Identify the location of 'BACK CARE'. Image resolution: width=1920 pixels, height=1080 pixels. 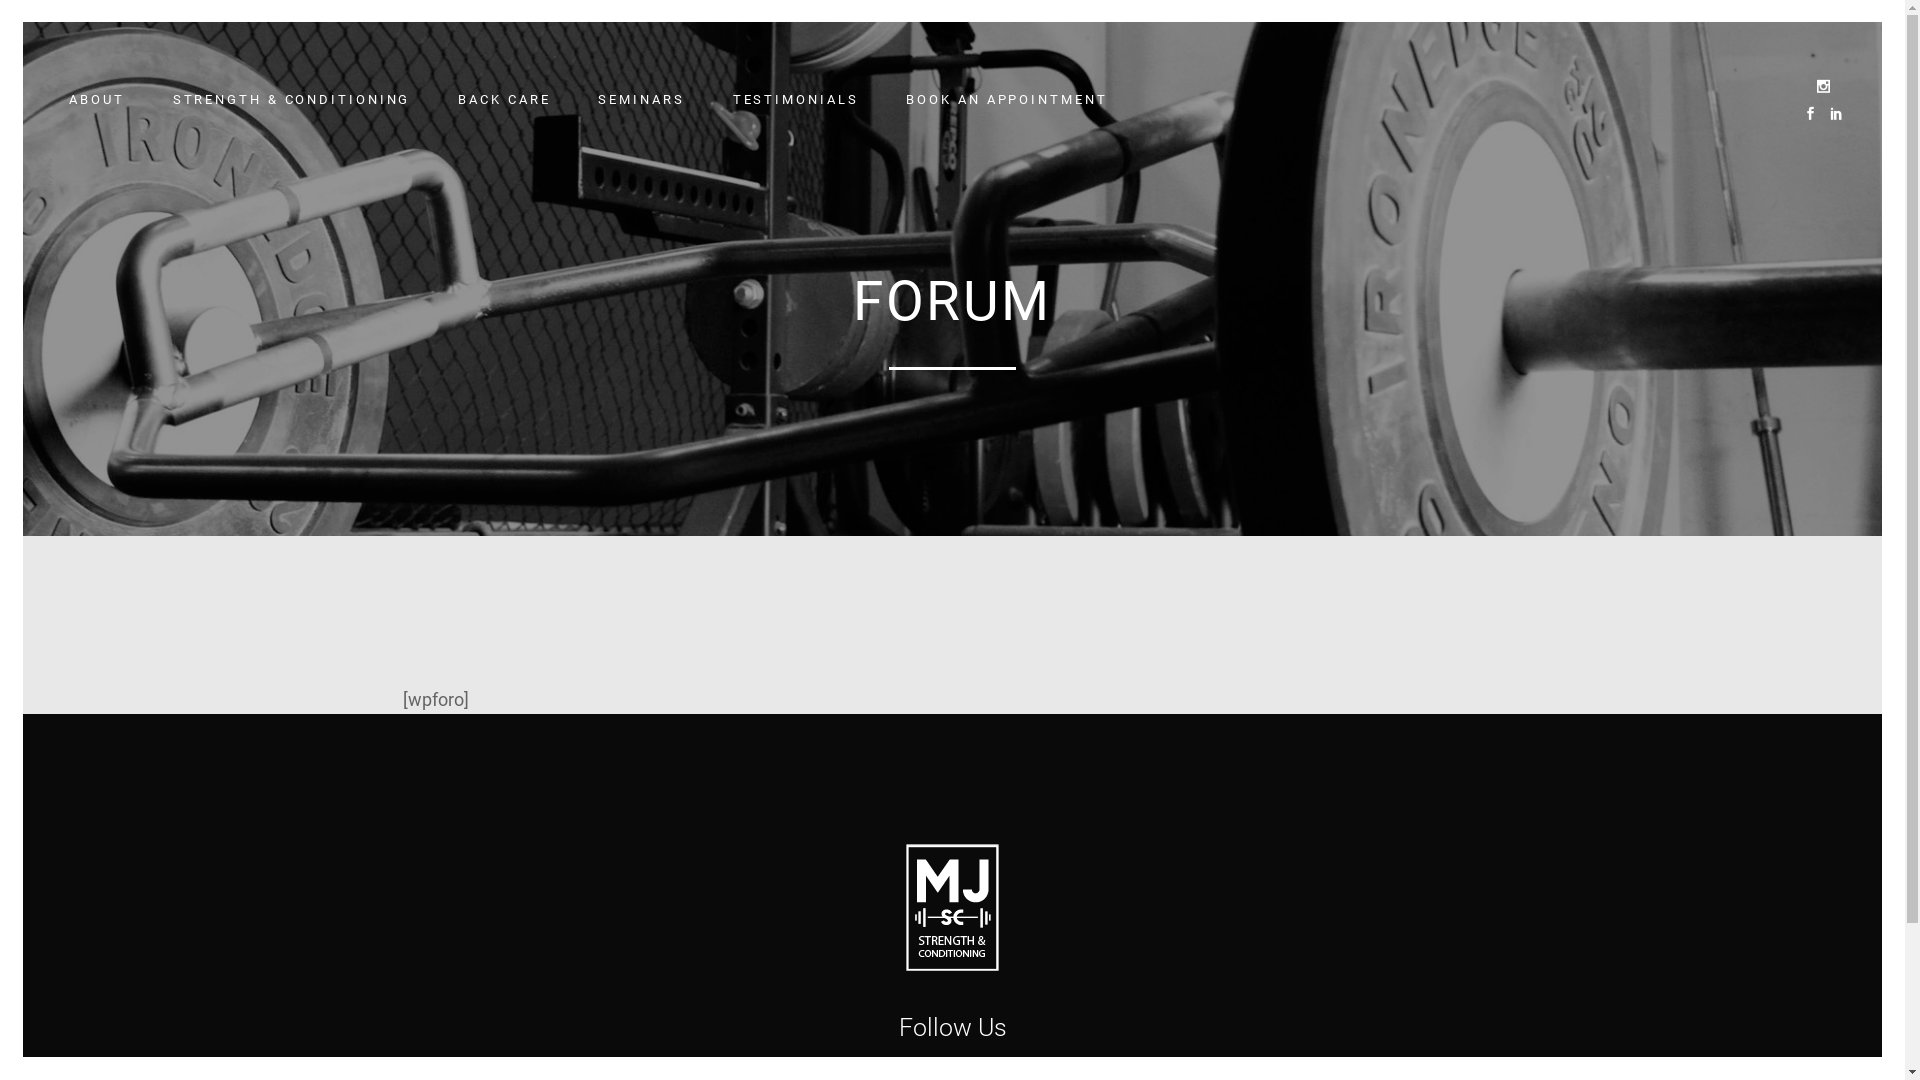
(504, 100).